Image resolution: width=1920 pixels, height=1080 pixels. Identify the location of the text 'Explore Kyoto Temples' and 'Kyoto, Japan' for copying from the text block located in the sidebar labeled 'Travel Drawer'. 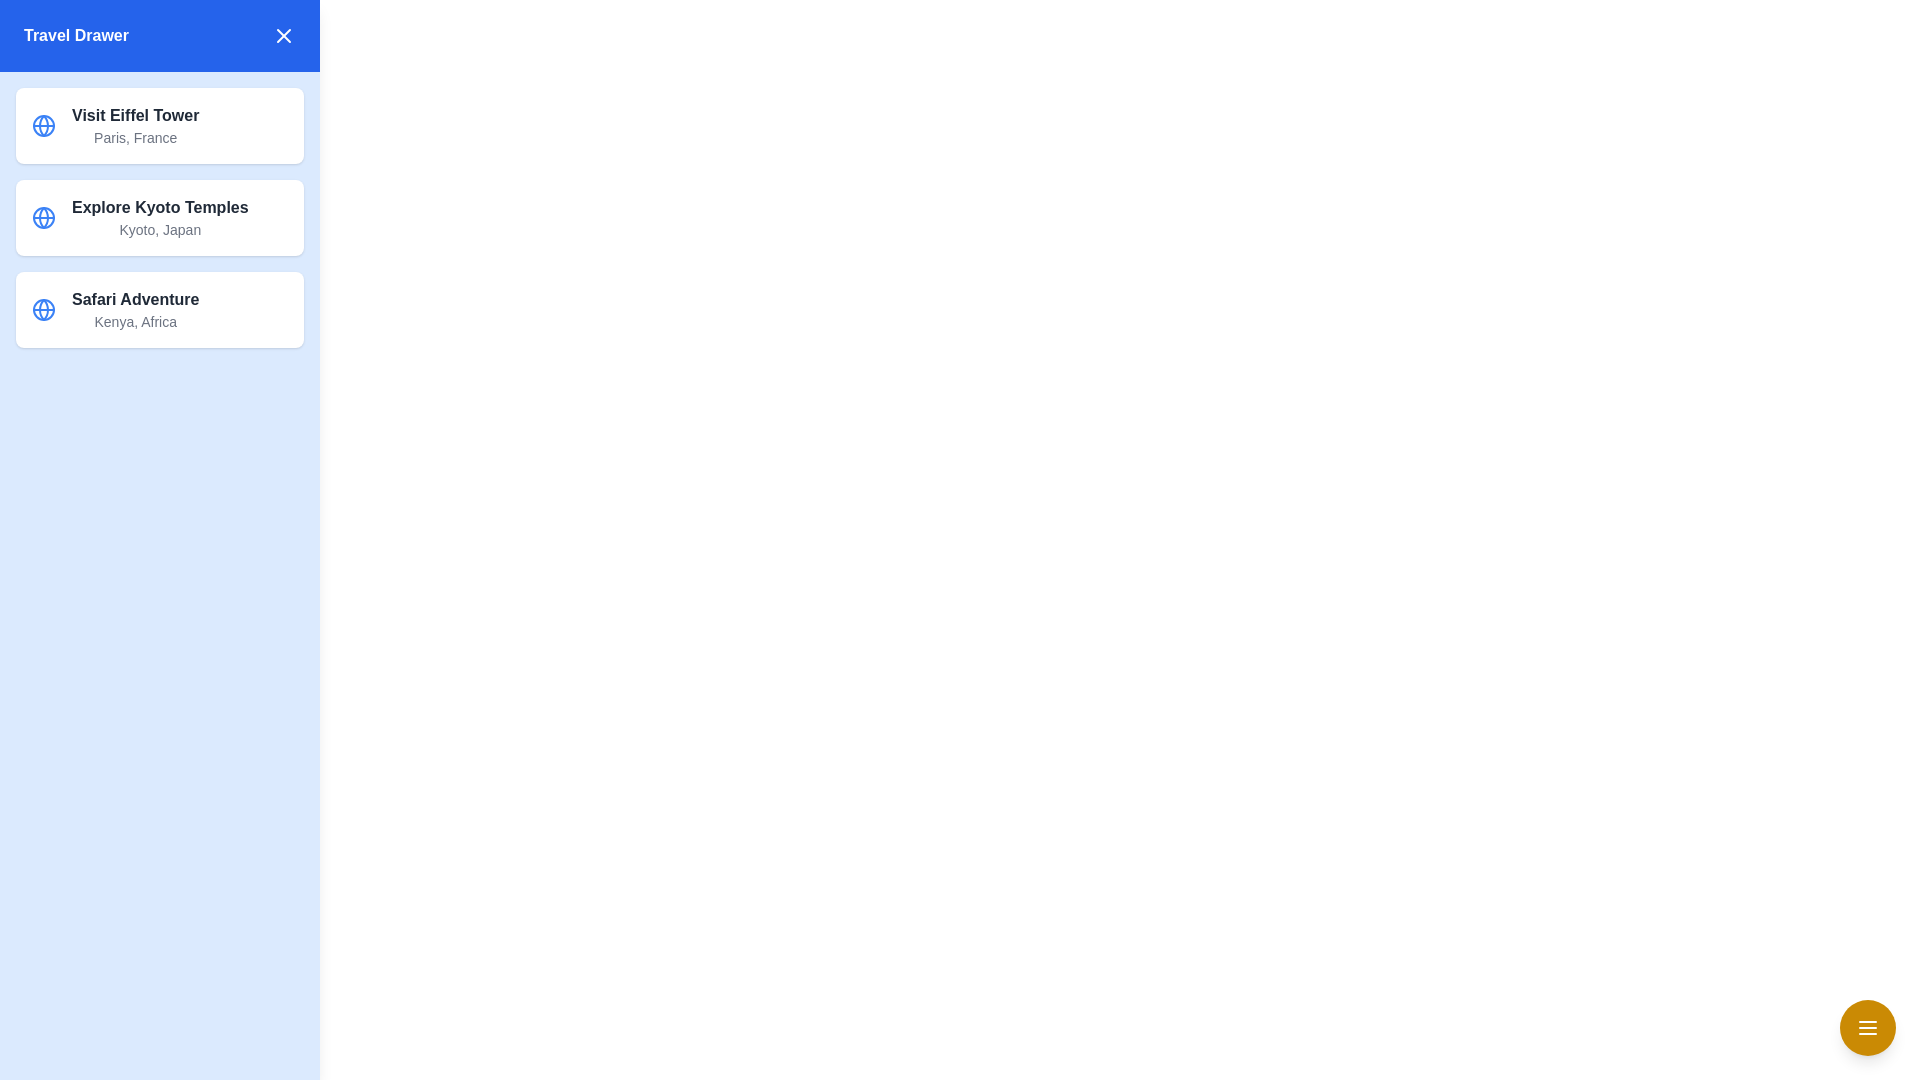
(160, 218).